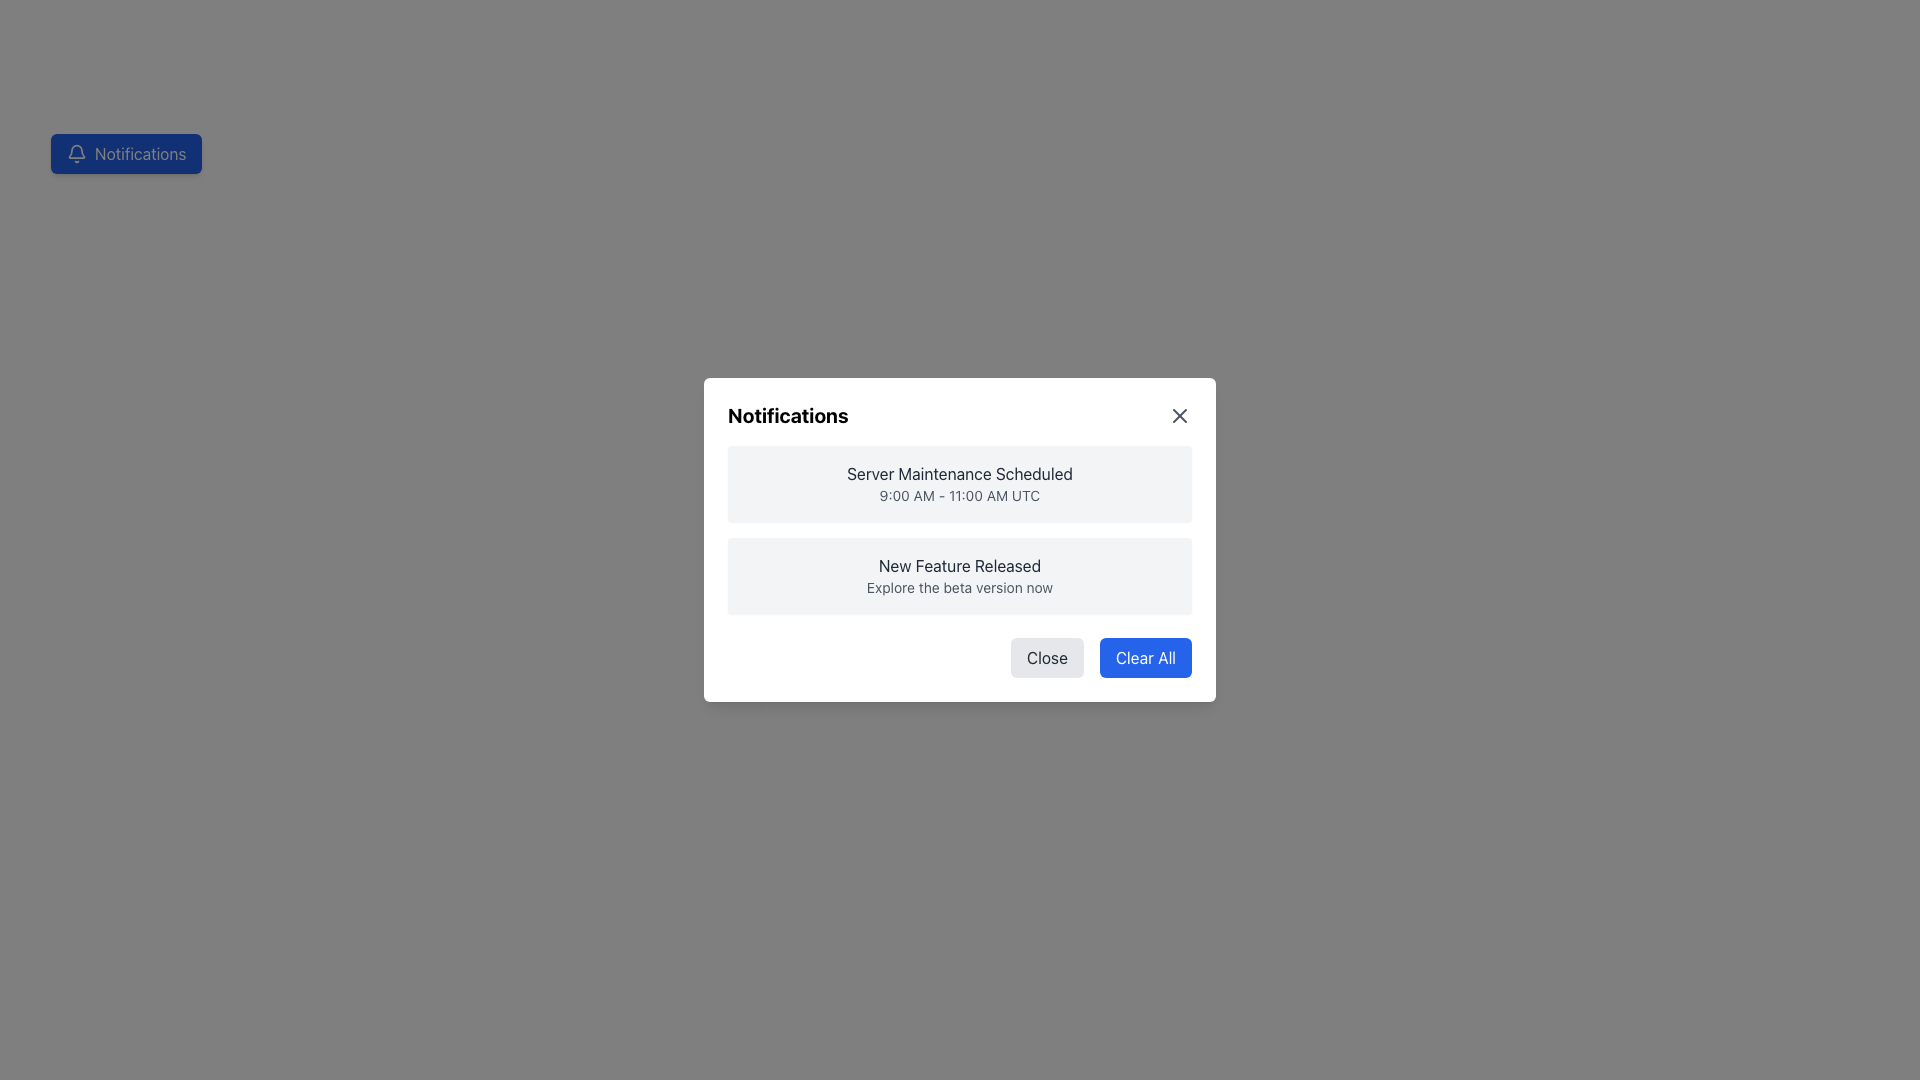 The height and width of the screenshot is (1080, 1920). Describe the element at coordinates (125, 153) in the screenshot. I see `the blue 'Notifications' button with rounded corners and a bell icon` at that location.